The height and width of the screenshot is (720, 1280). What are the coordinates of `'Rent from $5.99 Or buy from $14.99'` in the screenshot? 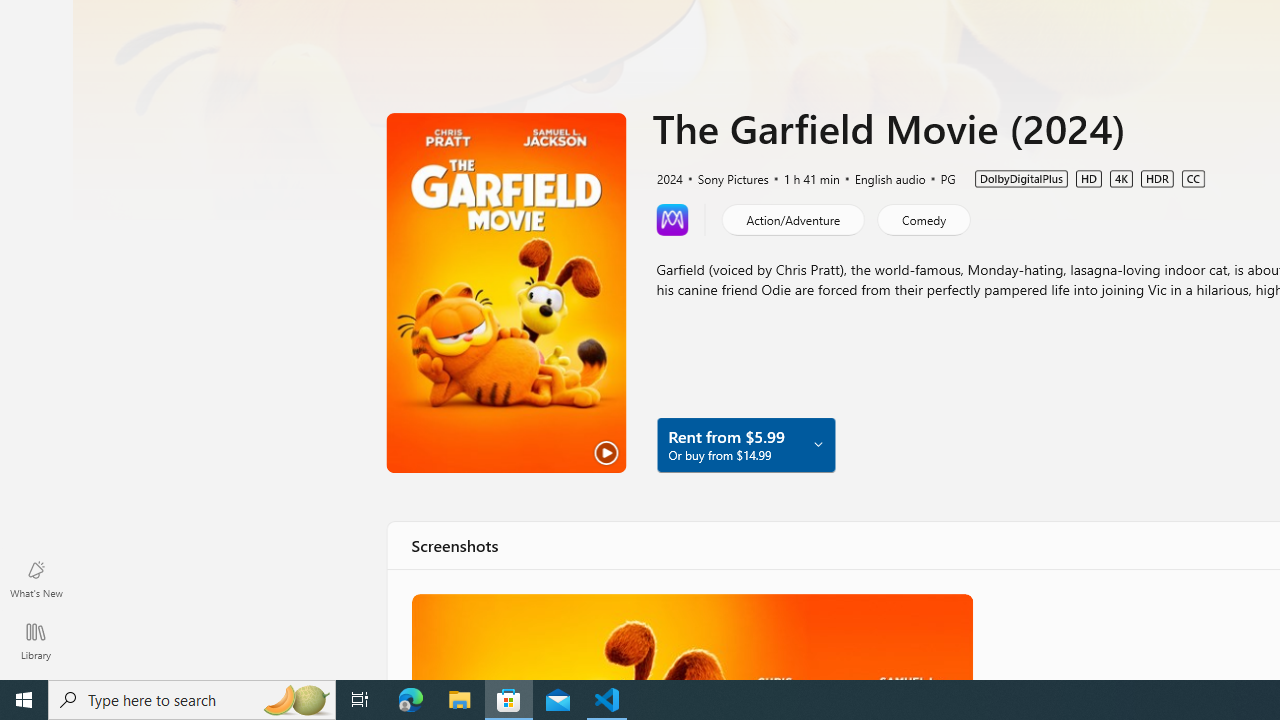 It's located at (744, 443).